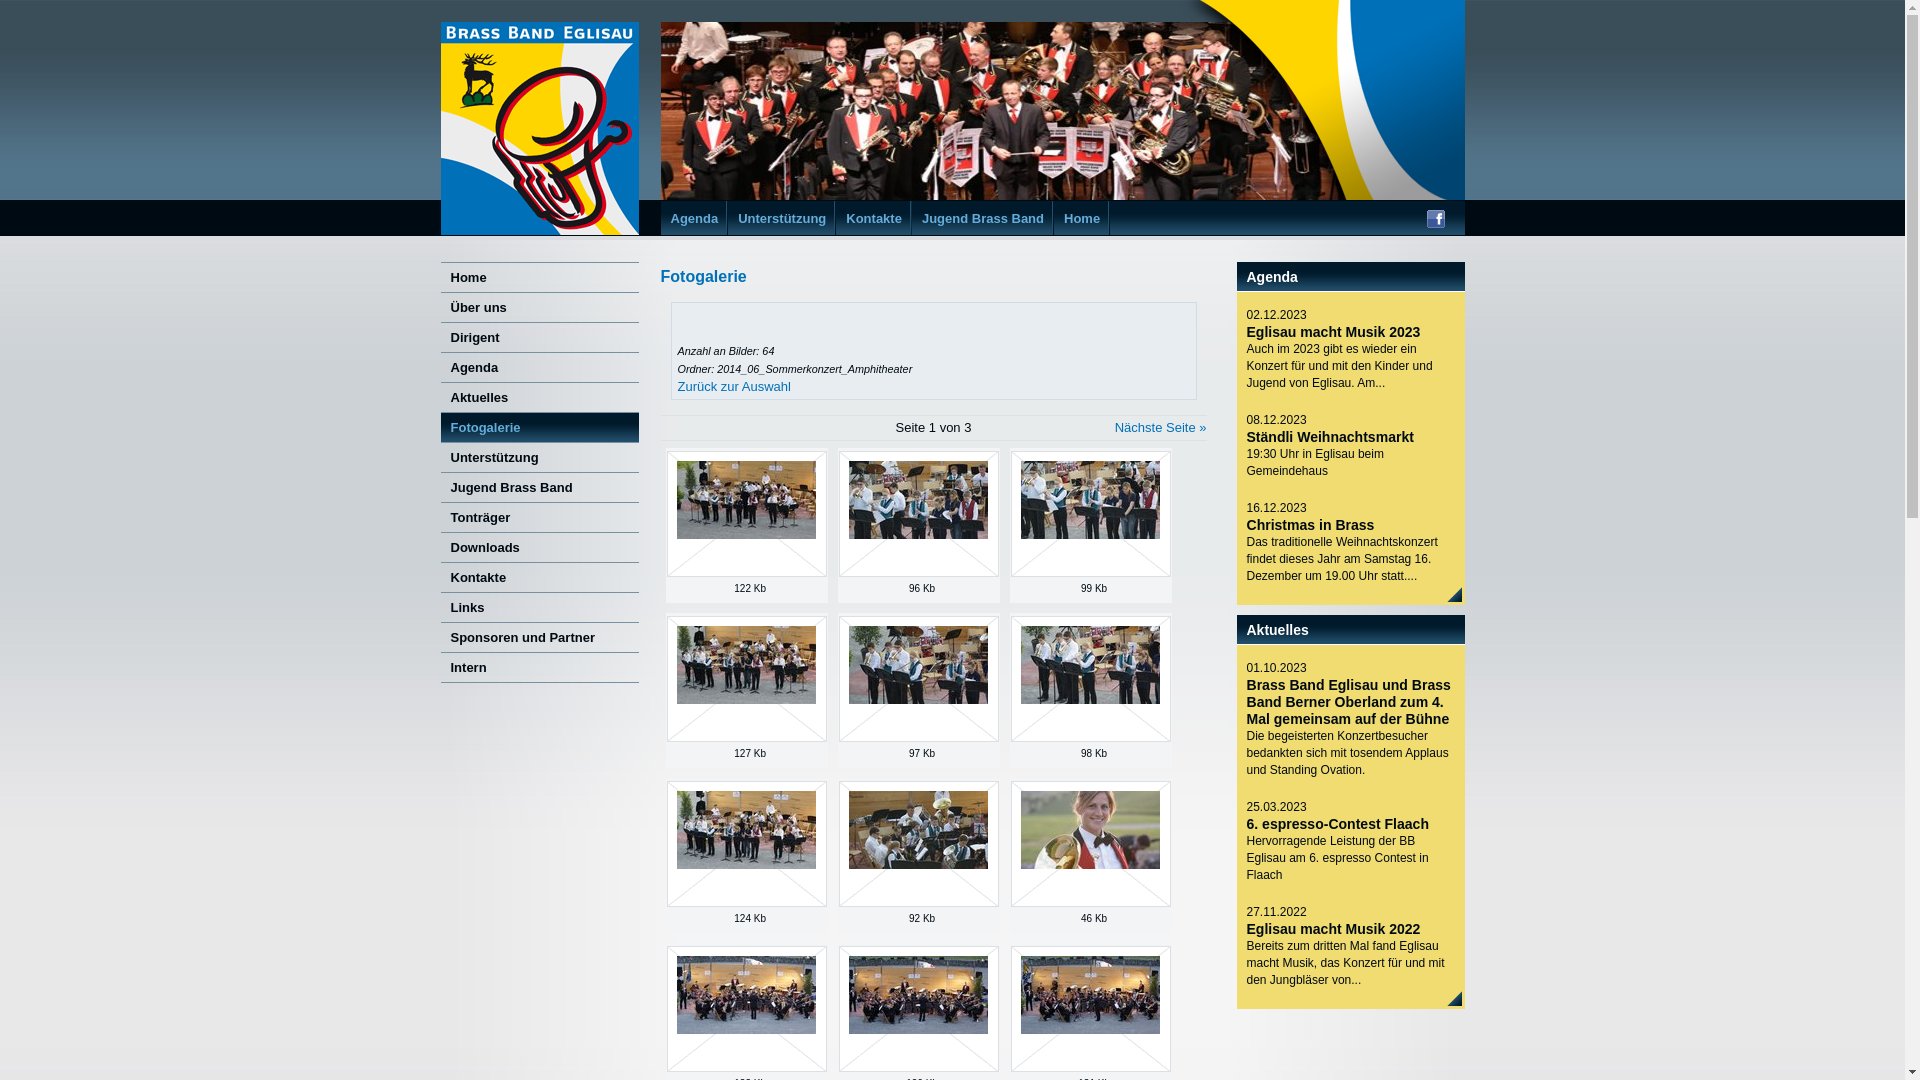 The image size is (1920, 1080). I want to click on 'Dirigent', so click(439, 335).